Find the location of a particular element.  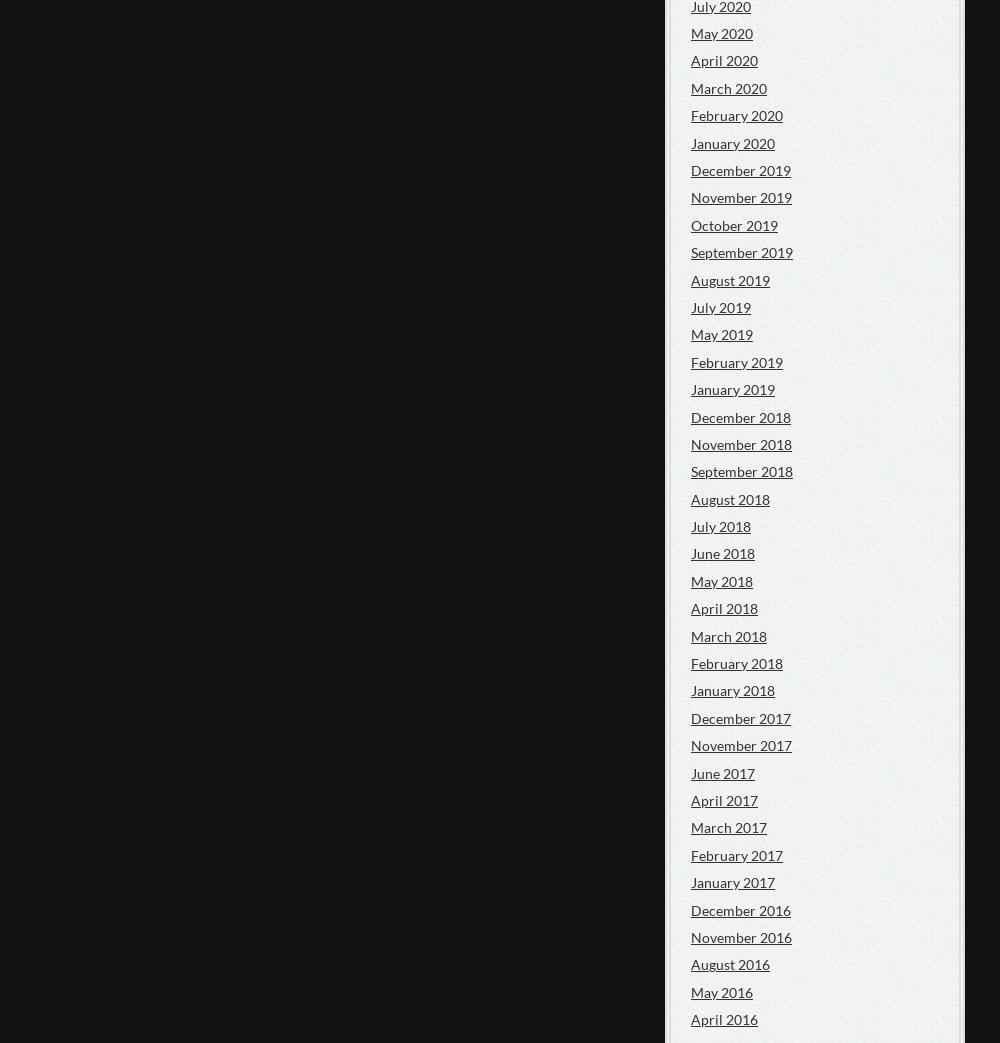

'July 2019' is located at coordinates (720, 305).